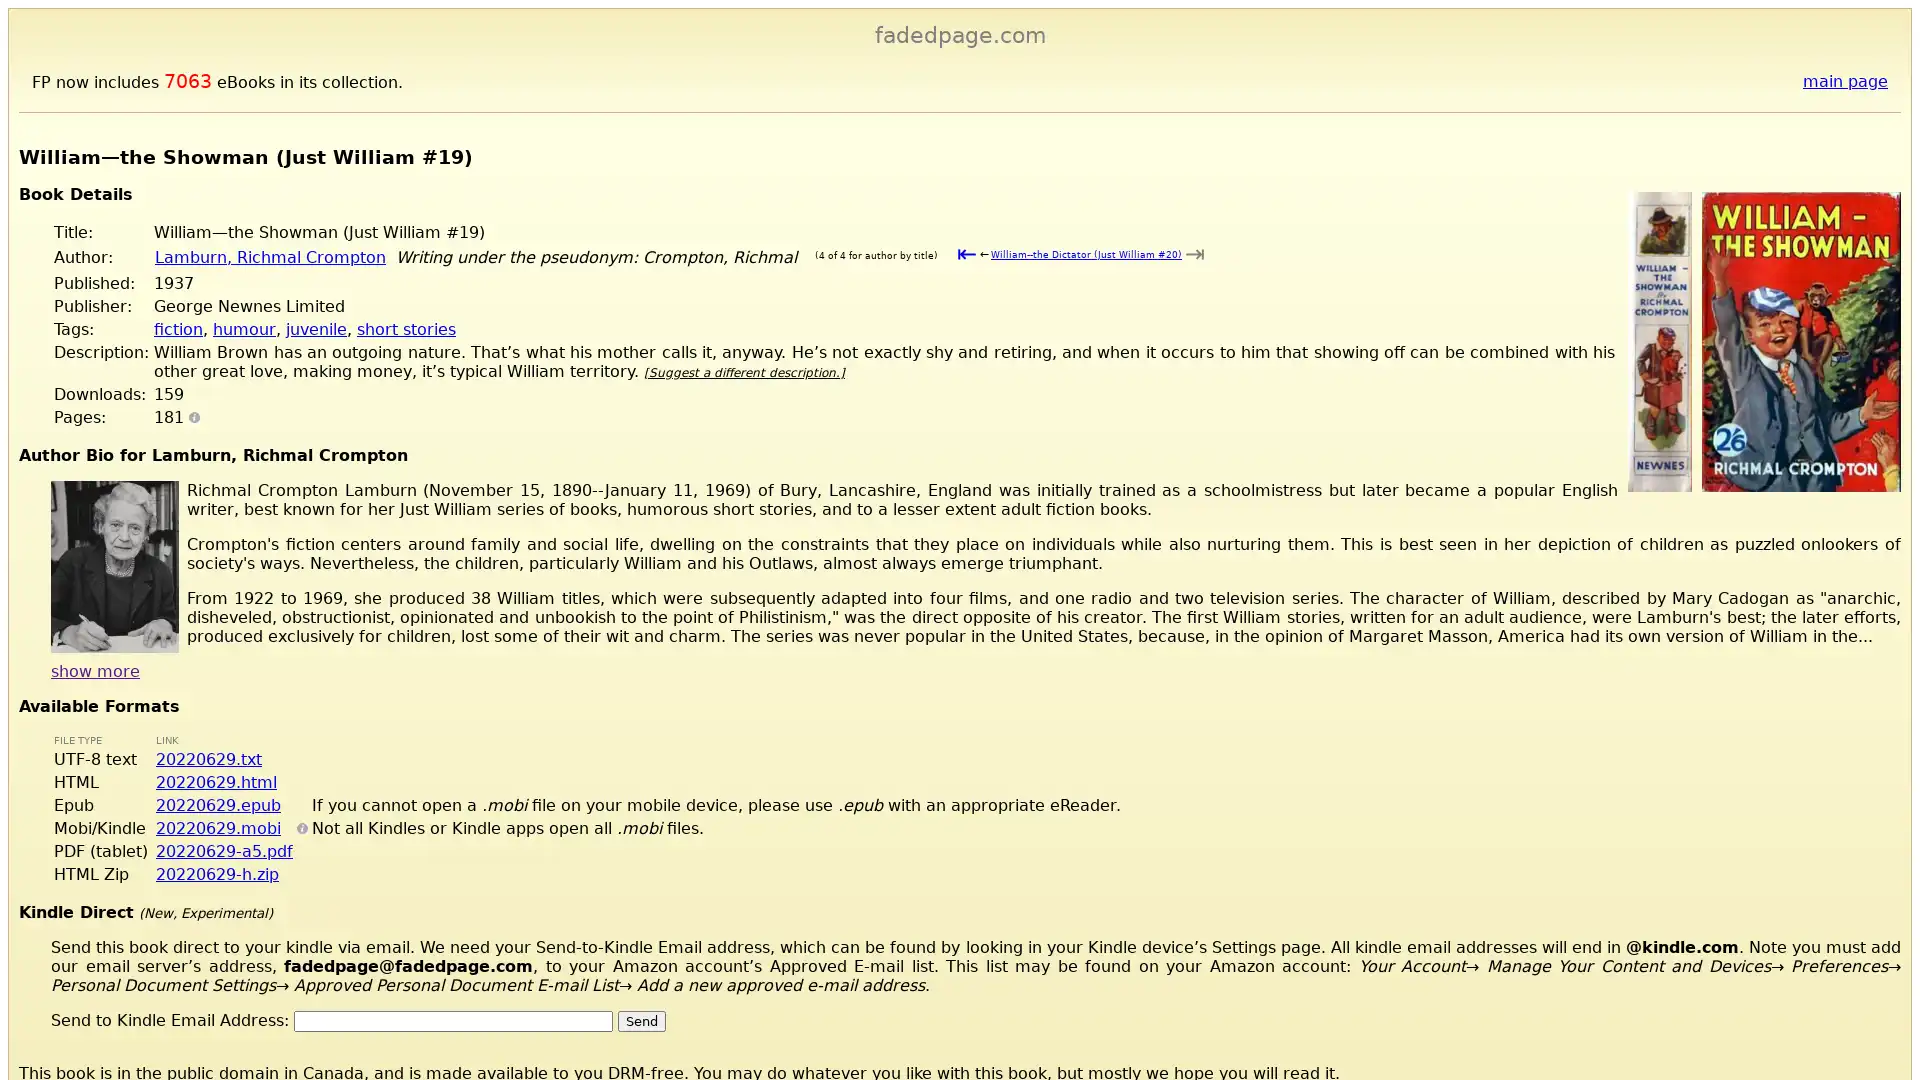 The image size is (1920, 1080). What do you see at coordinates (642, 1020) in the screenshot?
I see `Send` at bounding box center [642, 1020].